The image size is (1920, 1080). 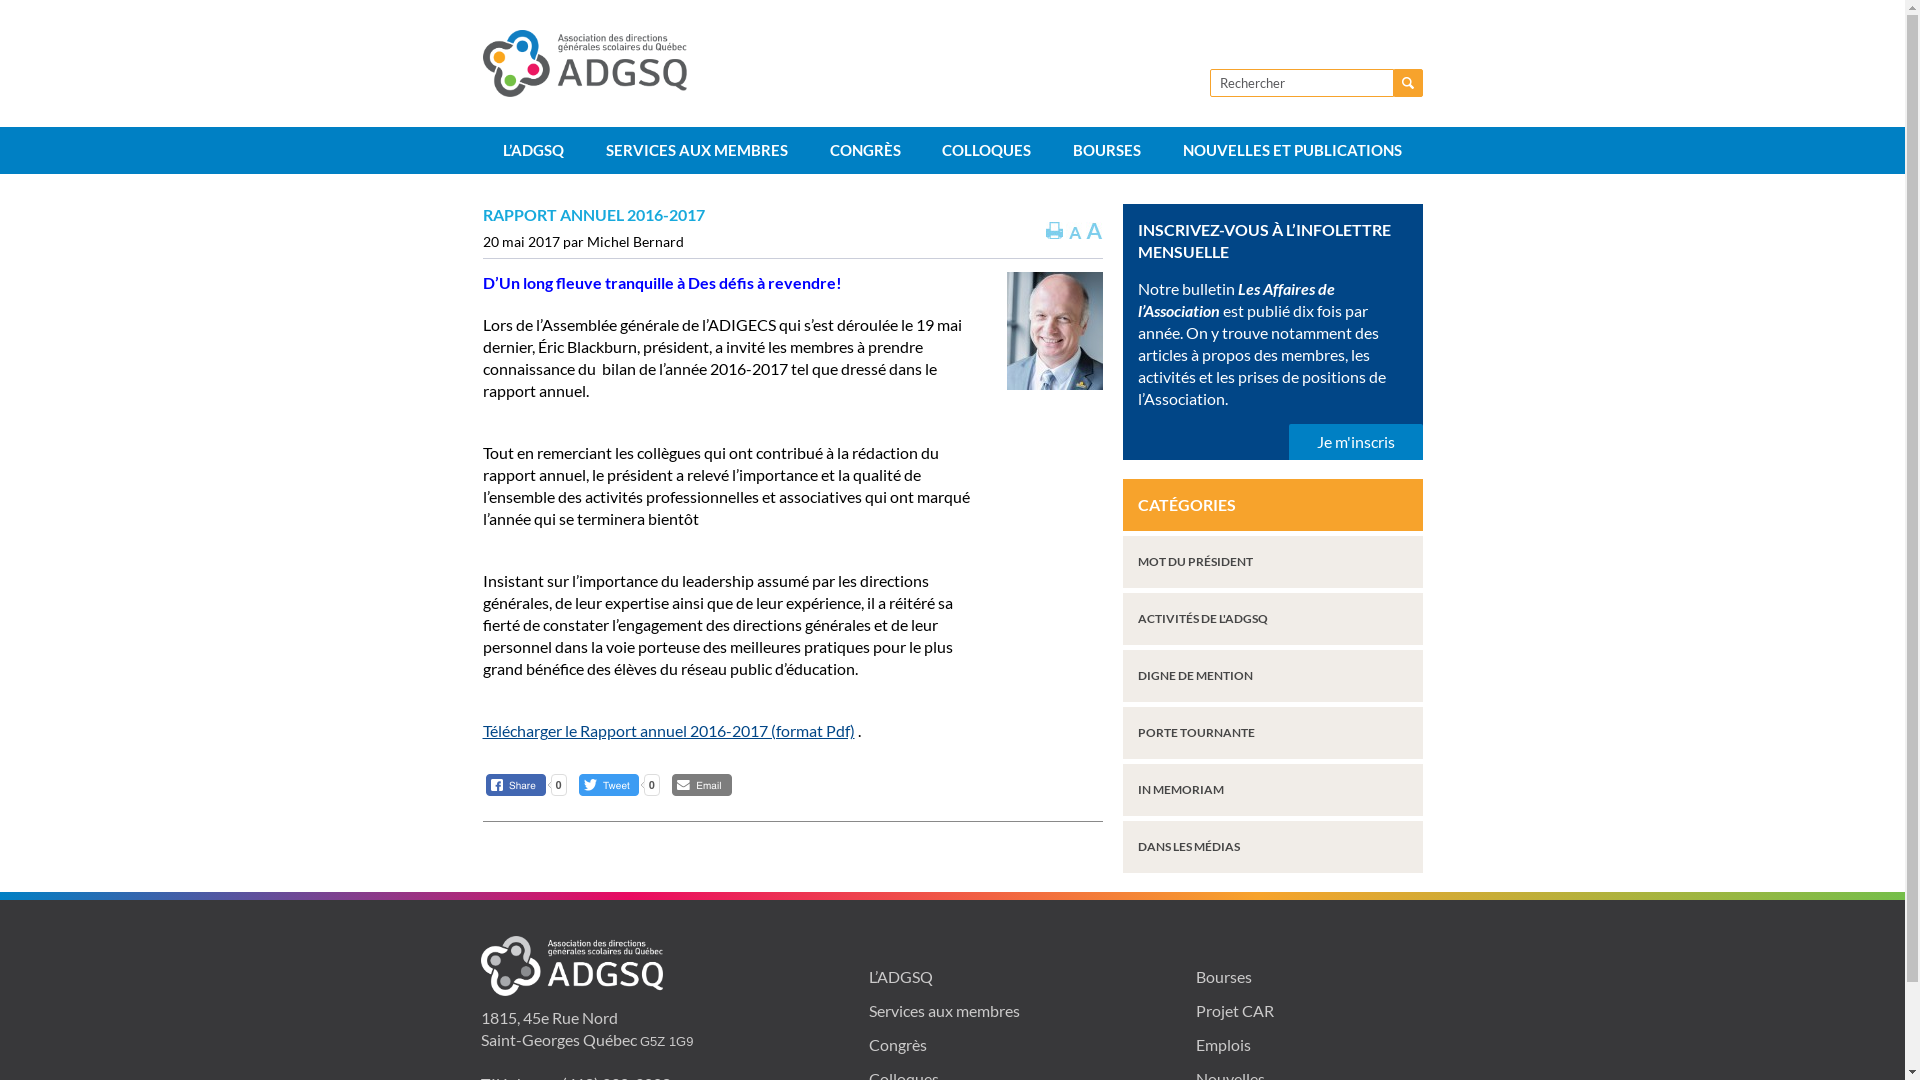 What do you see at coordinates (1233, 1010) in the screenshot?
I see `'Projet CAR'` at bounding box center [1233, 1010].